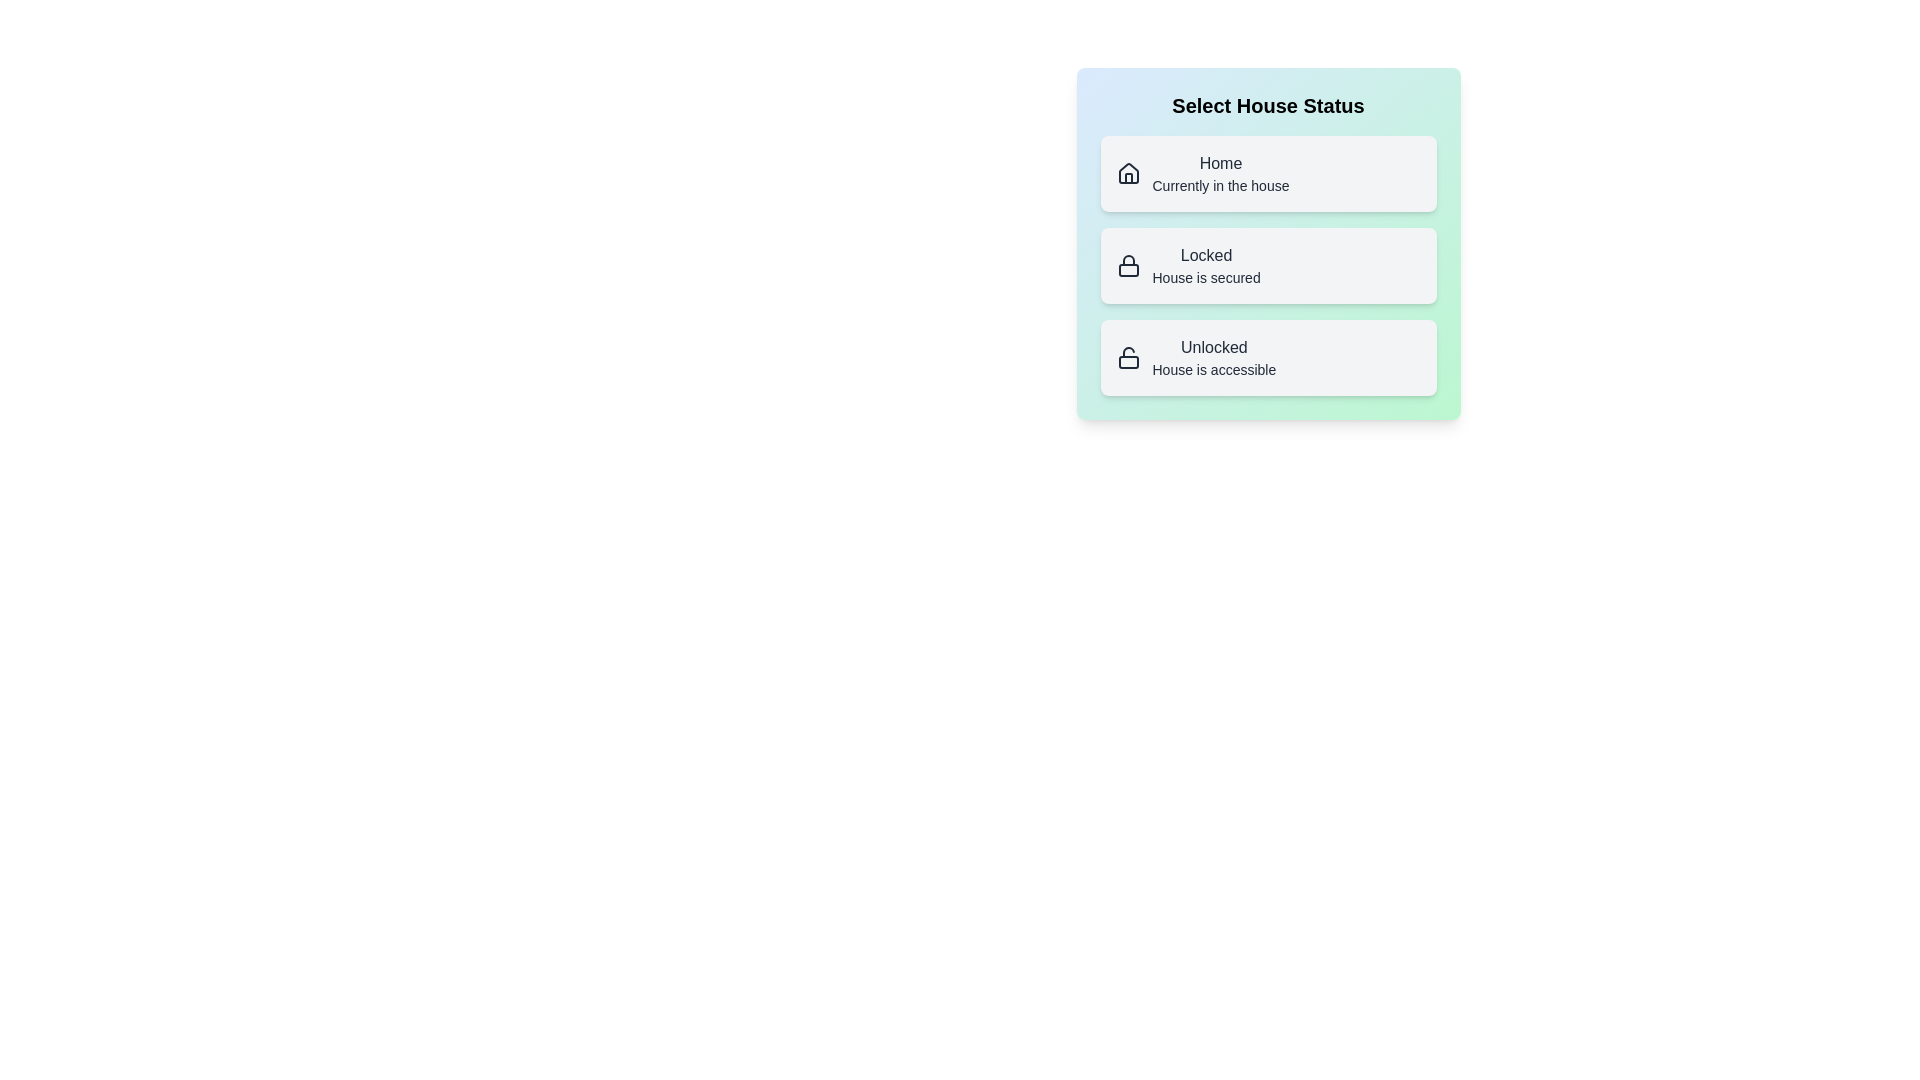 The width and height of the screenshot is (1920, 1080). What do you see at coordinates (1267, 265) in the screenshot?
I see `the house status by clicking on the button corresponding to Locked` at bounding box center [1267, 265].